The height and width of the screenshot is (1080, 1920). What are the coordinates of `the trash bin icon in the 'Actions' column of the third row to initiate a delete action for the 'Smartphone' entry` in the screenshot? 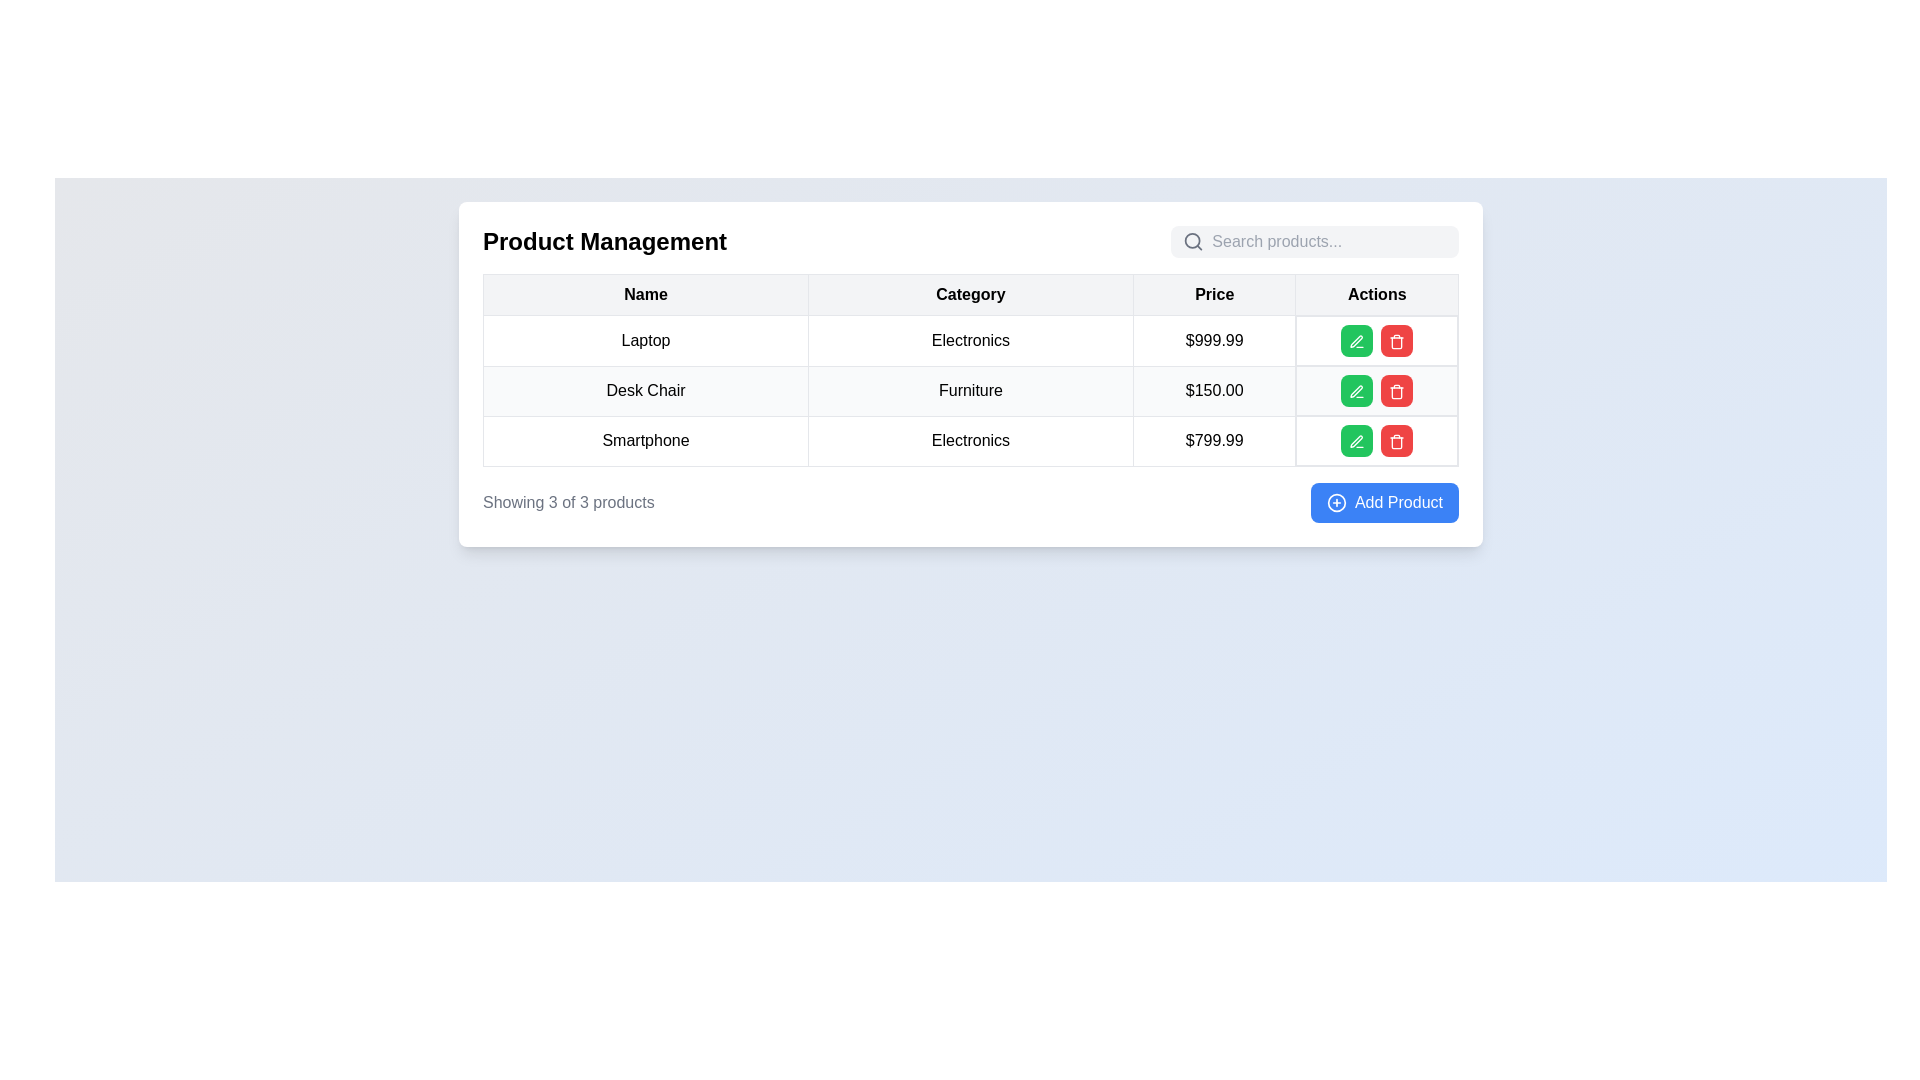 It's located at (1396, 342).